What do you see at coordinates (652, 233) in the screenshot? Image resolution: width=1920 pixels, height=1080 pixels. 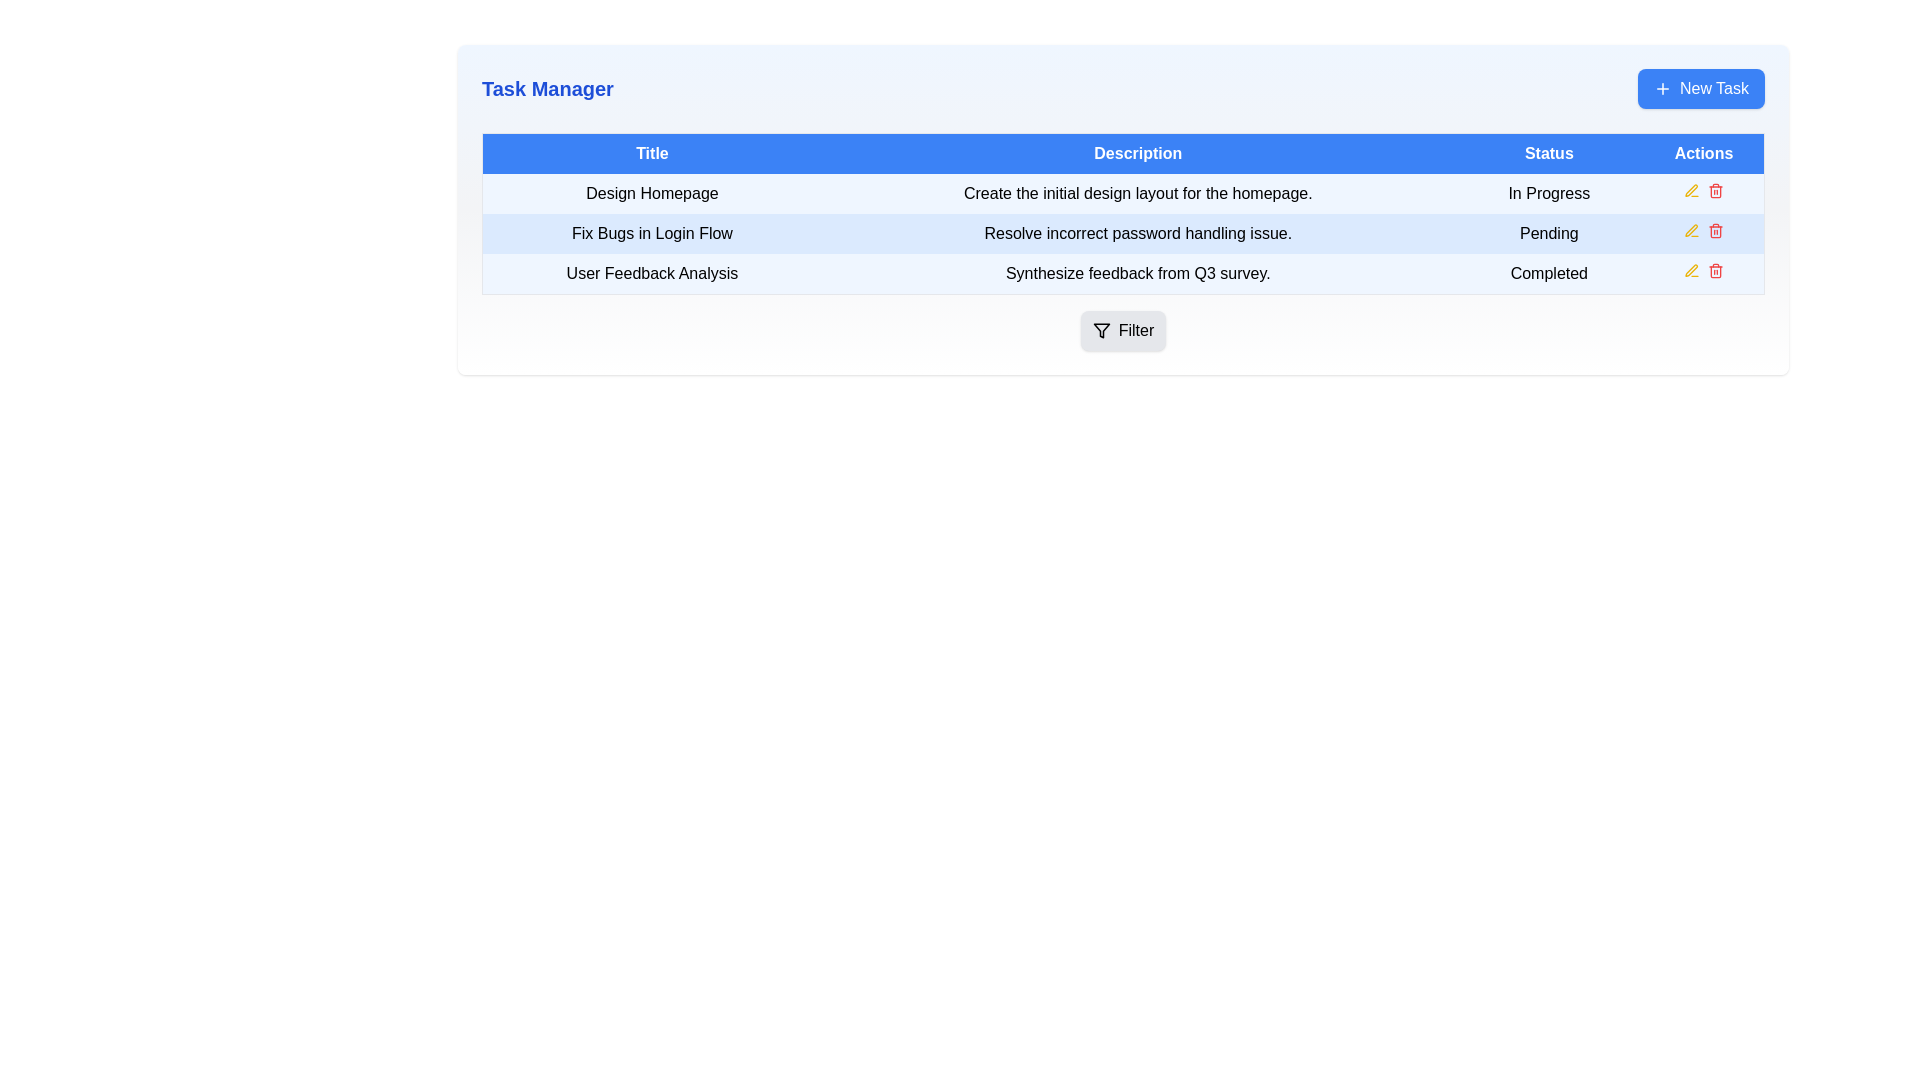 I see `the Text label displaying the task title 'Fix Bugs in Login Flow' located in the first cell of the 'Task Manager' section under the 'Title' column` at bounding box center [652, 233].